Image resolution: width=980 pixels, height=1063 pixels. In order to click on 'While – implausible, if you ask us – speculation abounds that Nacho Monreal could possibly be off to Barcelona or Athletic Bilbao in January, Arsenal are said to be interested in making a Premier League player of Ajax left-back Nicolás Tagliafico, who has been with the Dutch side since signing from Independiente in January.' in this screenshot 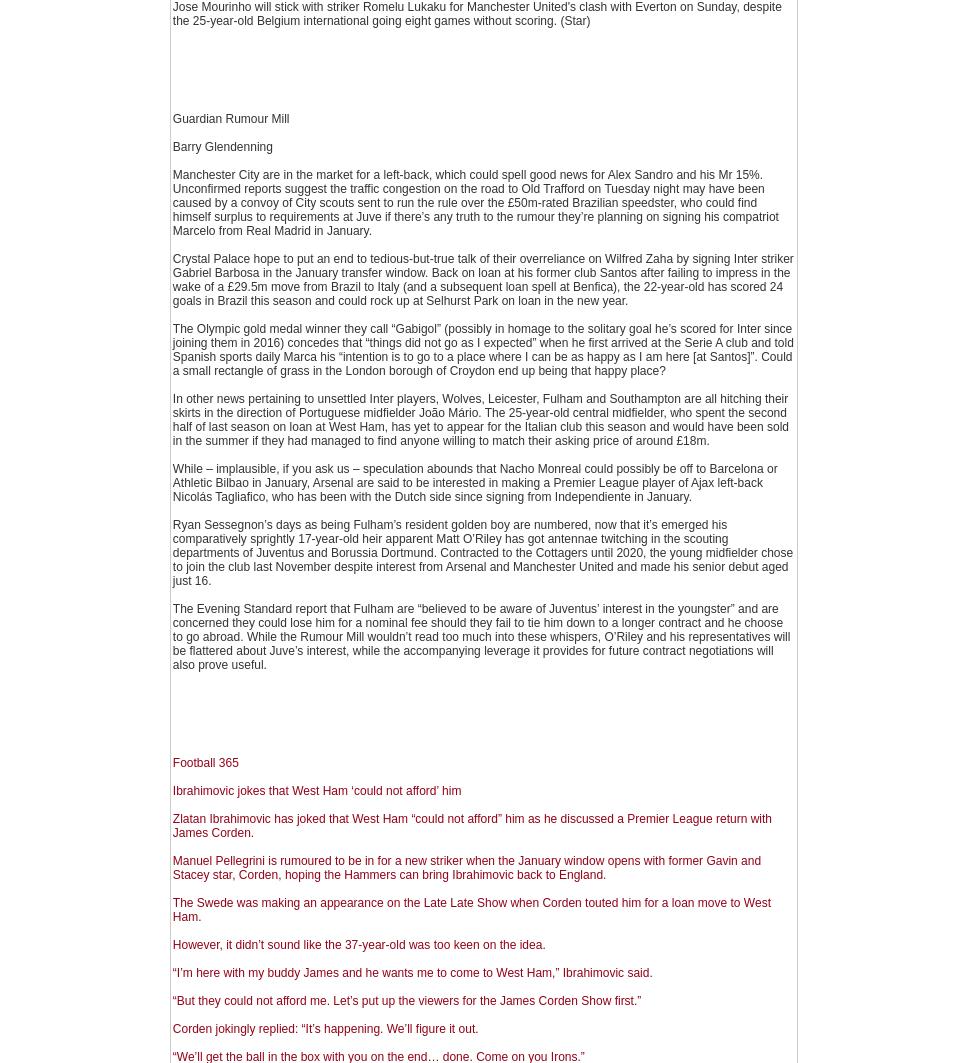, I will do `click(474, 483)`.